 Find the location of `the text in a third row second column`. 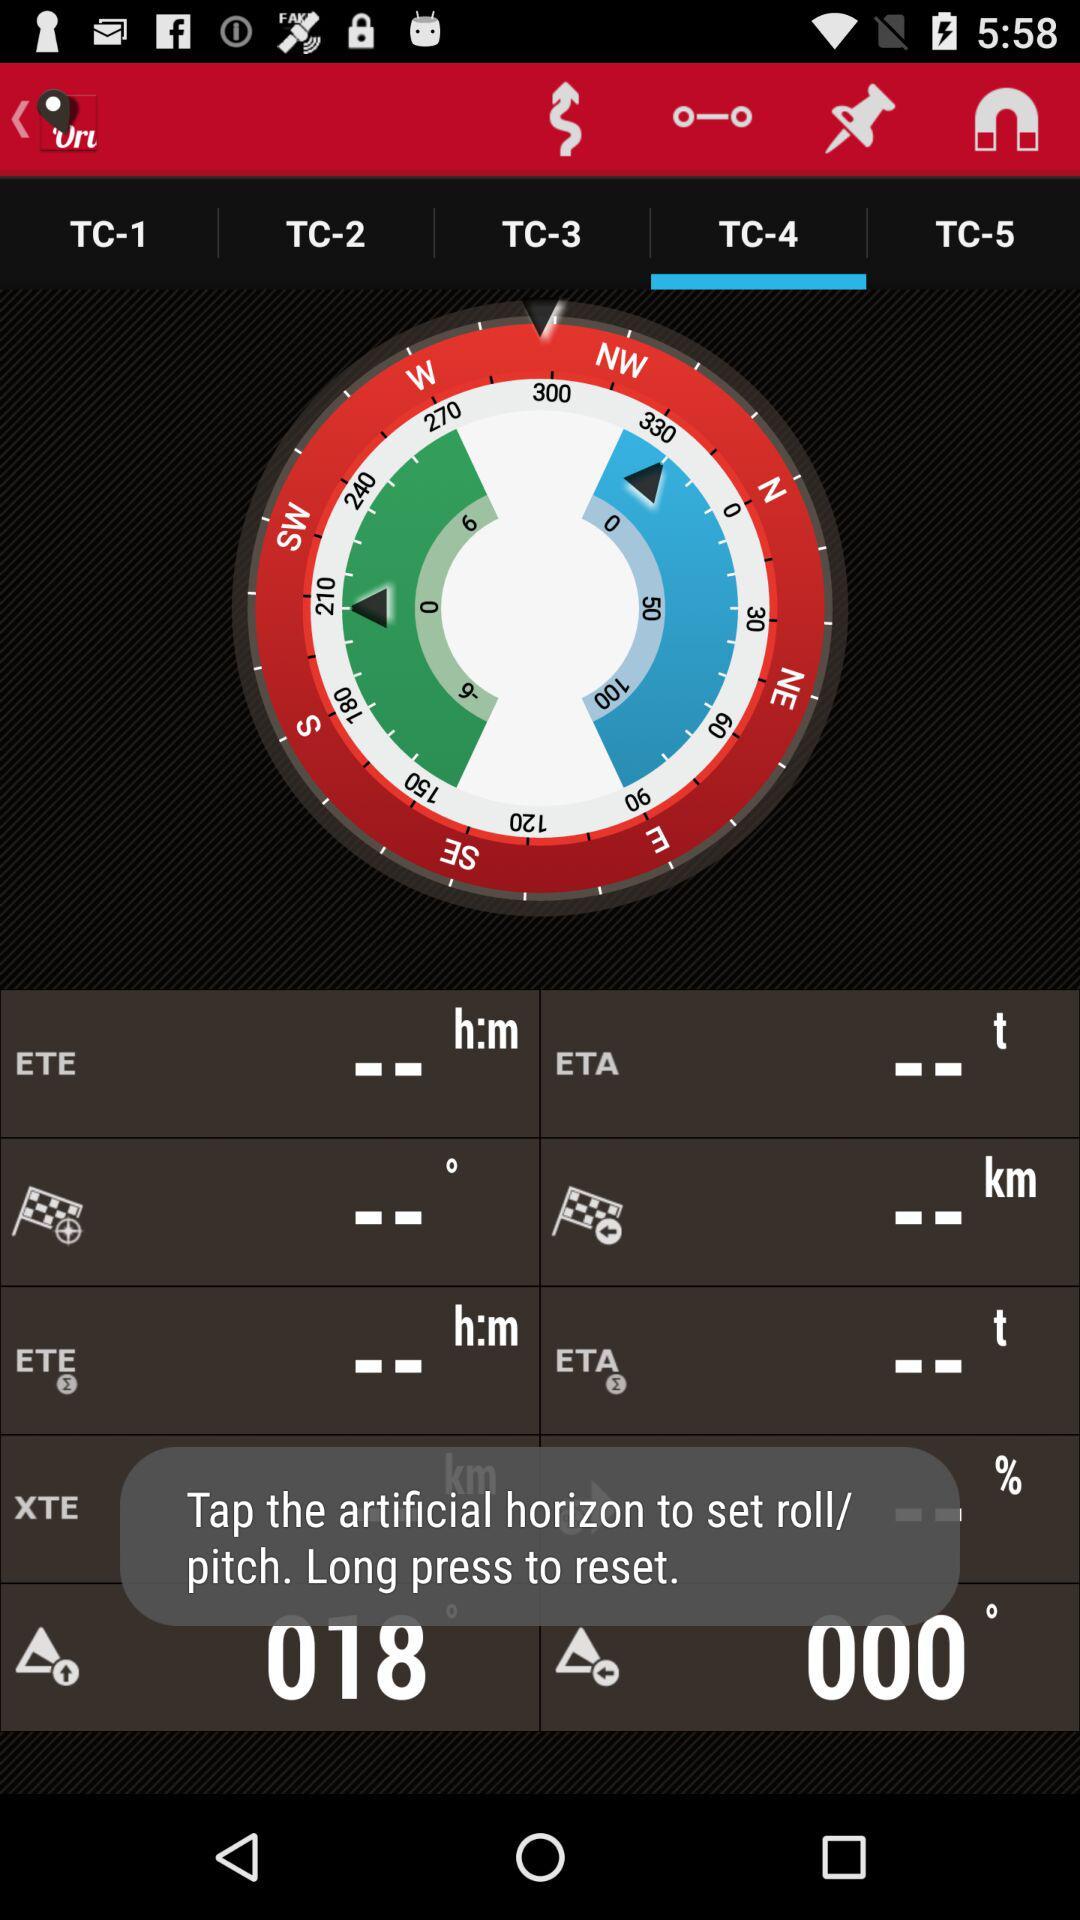

the text in a third row second column is located at coordinates (810, 1360).